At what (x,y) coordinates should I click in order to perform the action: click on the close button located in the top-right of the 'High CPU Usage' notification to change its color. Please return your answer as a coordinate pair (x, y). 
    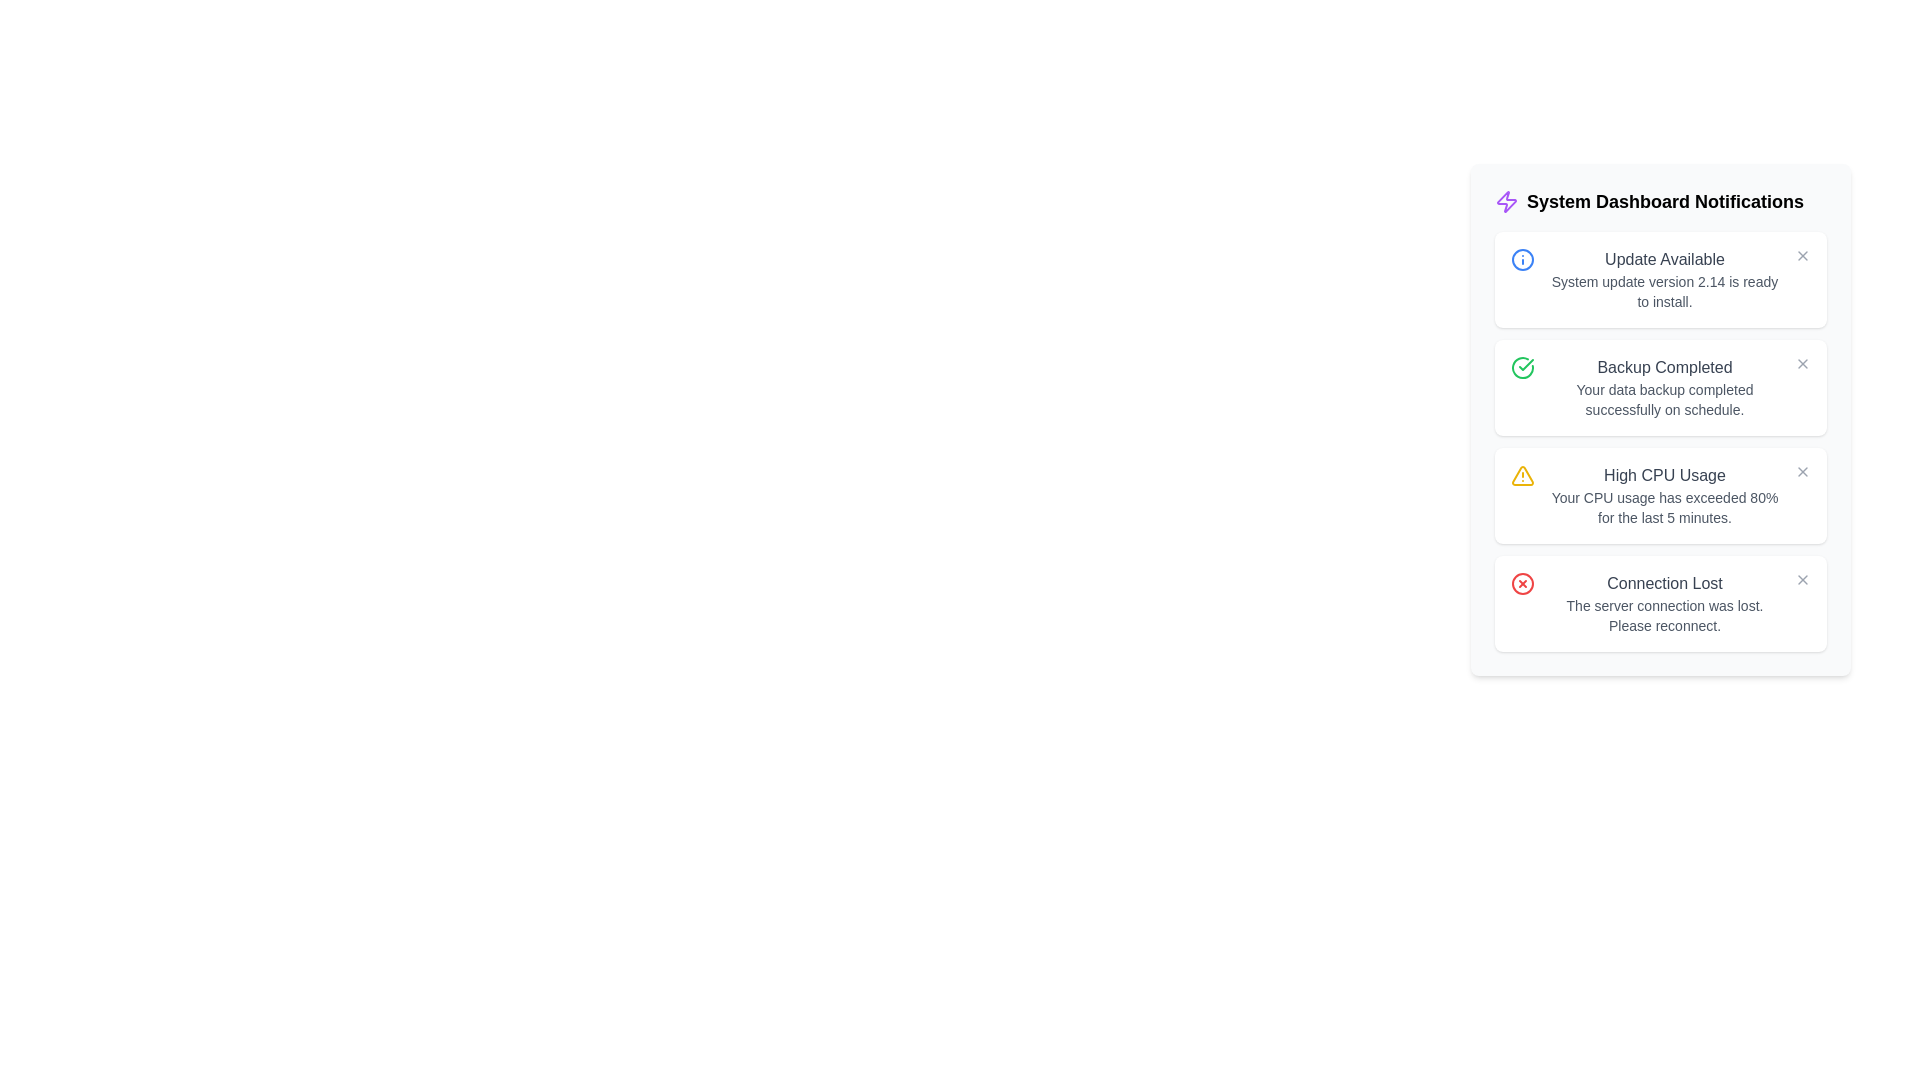
    Looking at the image, I should click on (1803, 471).